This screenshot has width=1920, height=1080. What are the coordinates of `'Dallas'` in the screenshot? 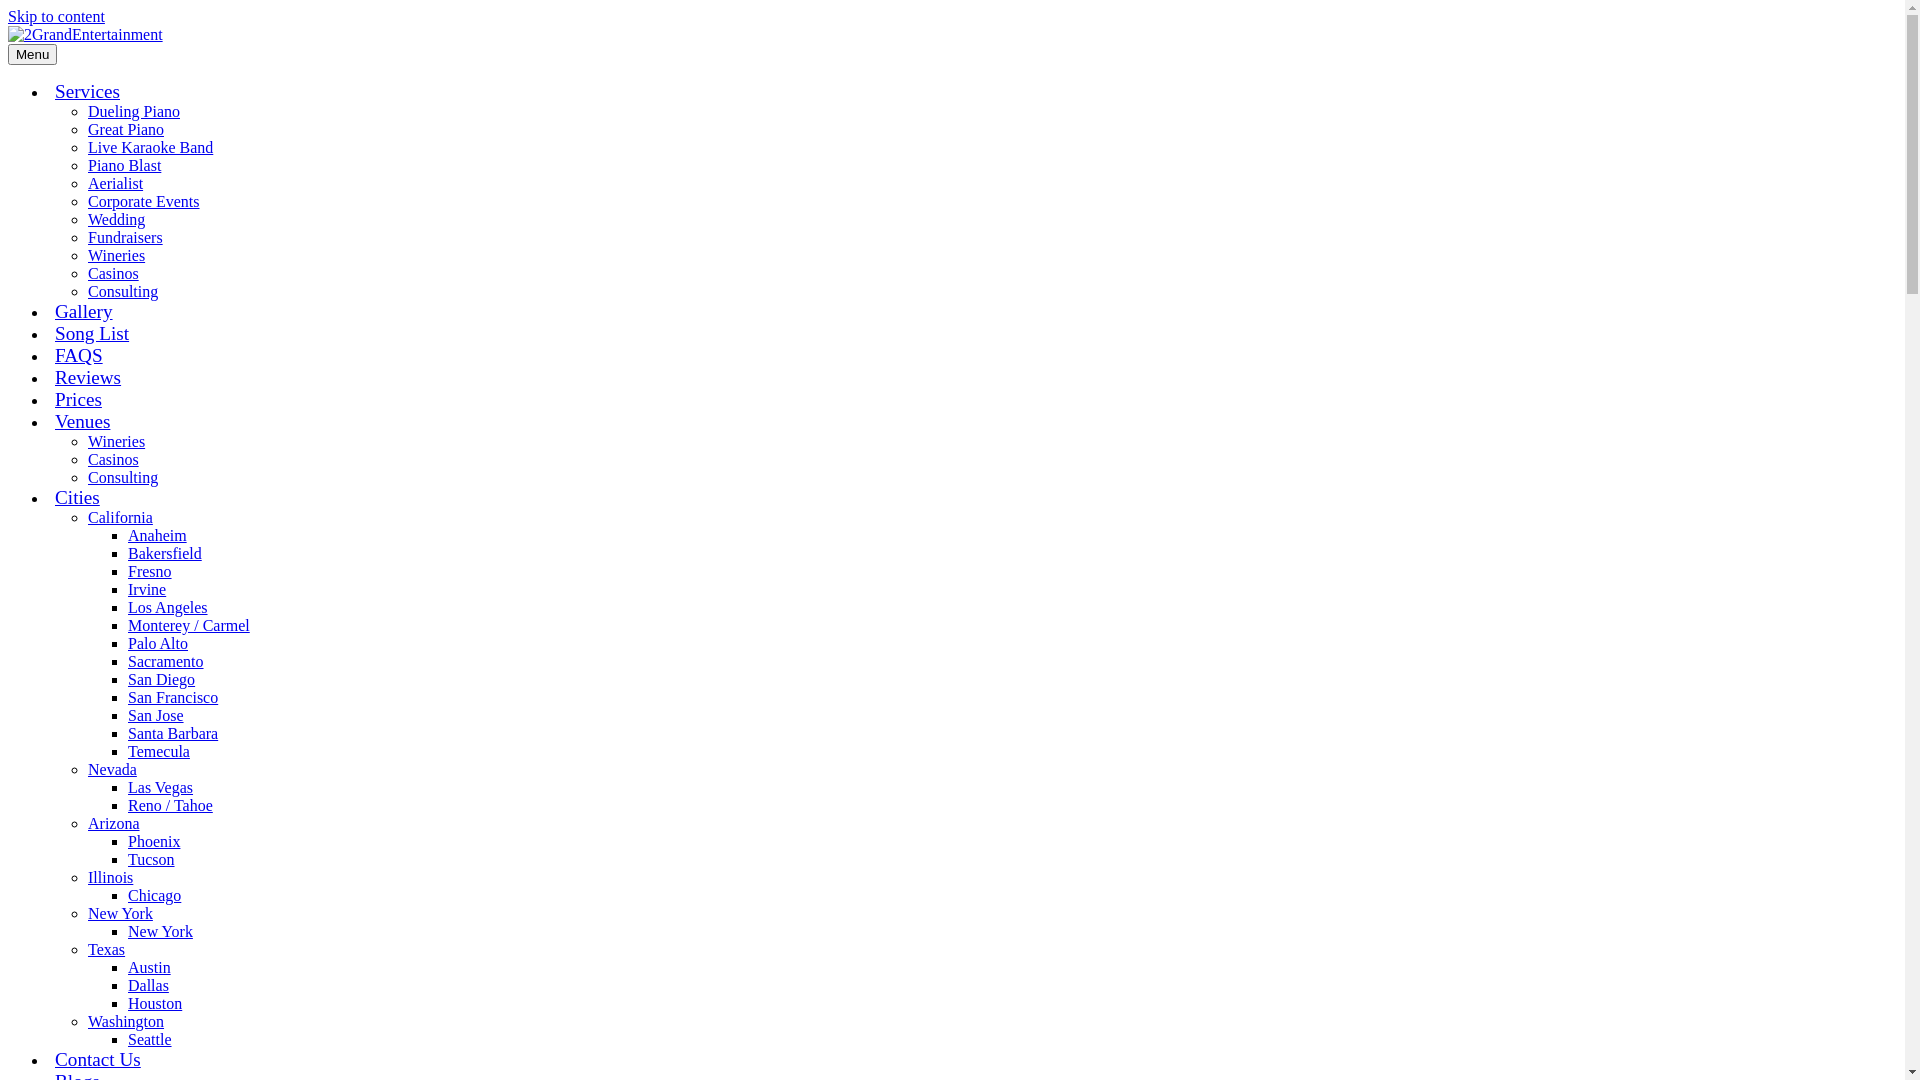 It's located at (147, 984).